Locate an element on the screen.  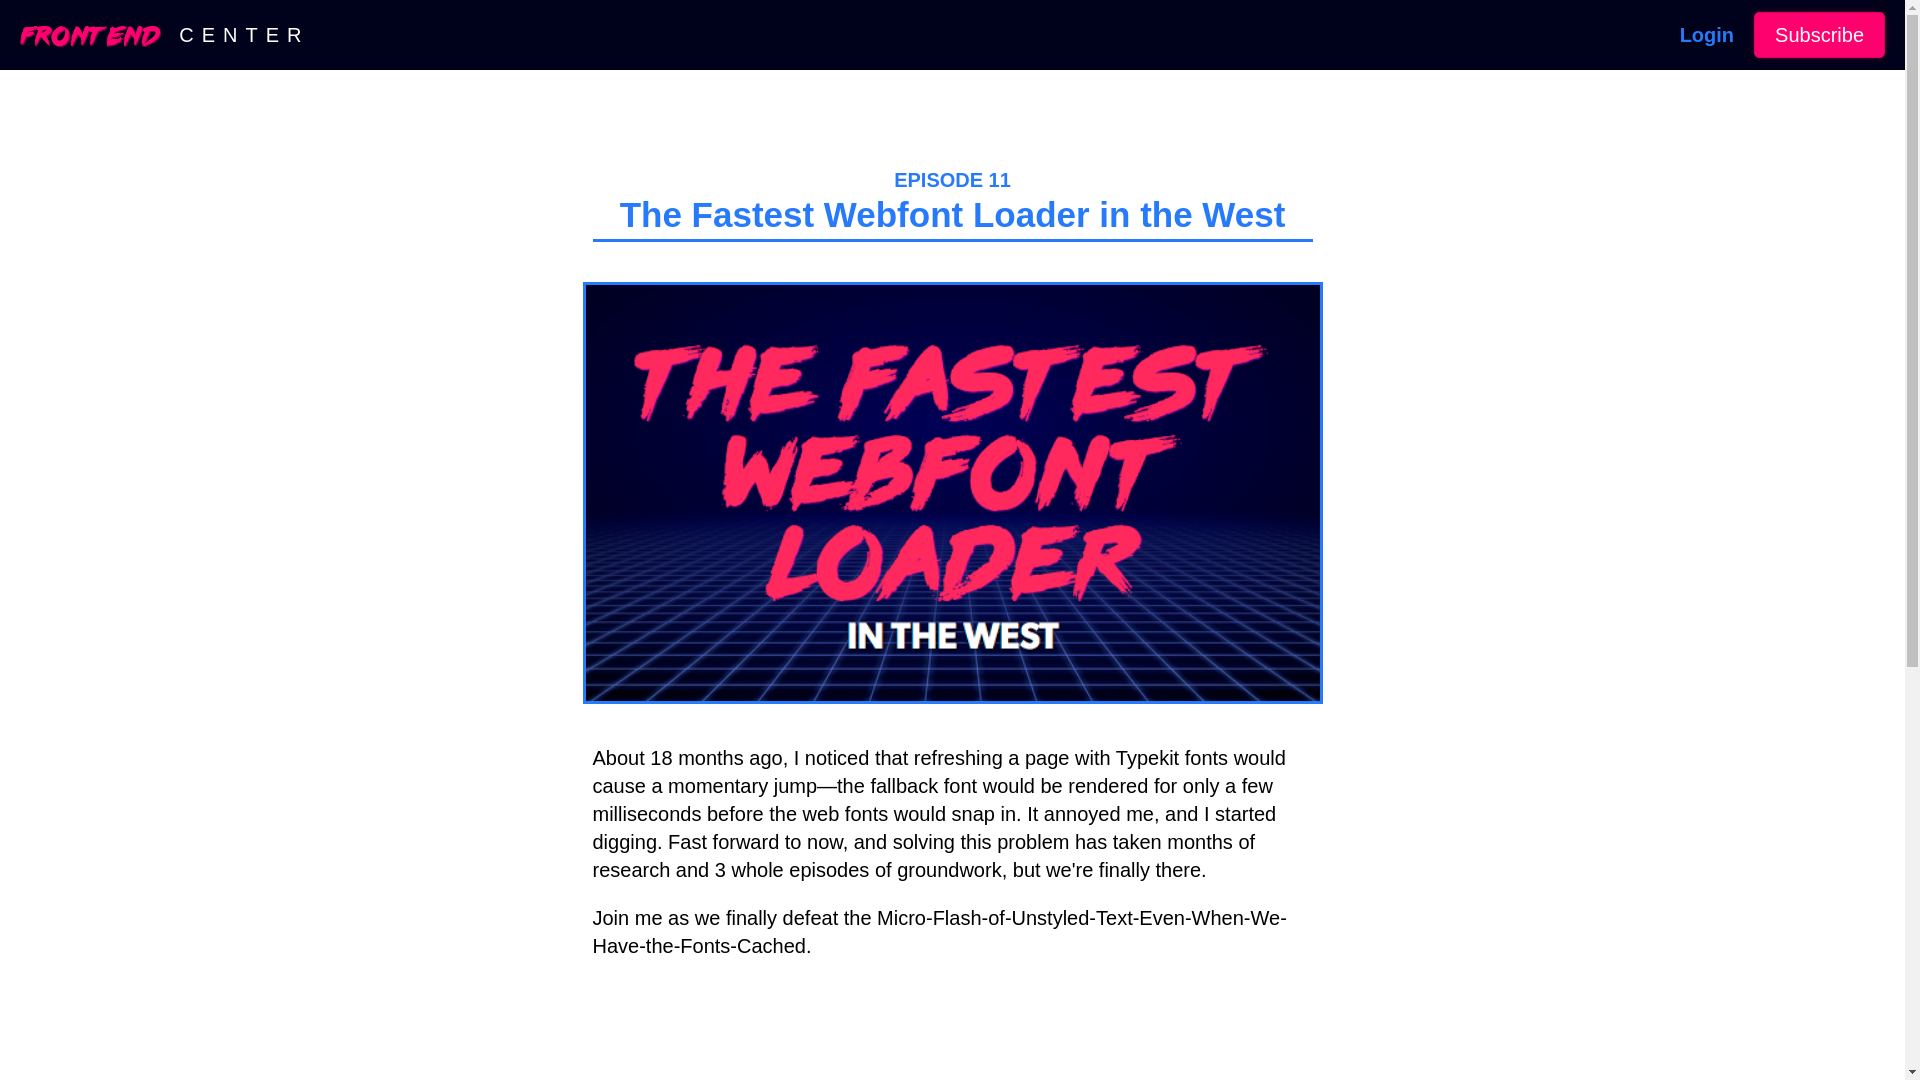
'FRONT ENDCENTER' is located at coordinates (164, 34).